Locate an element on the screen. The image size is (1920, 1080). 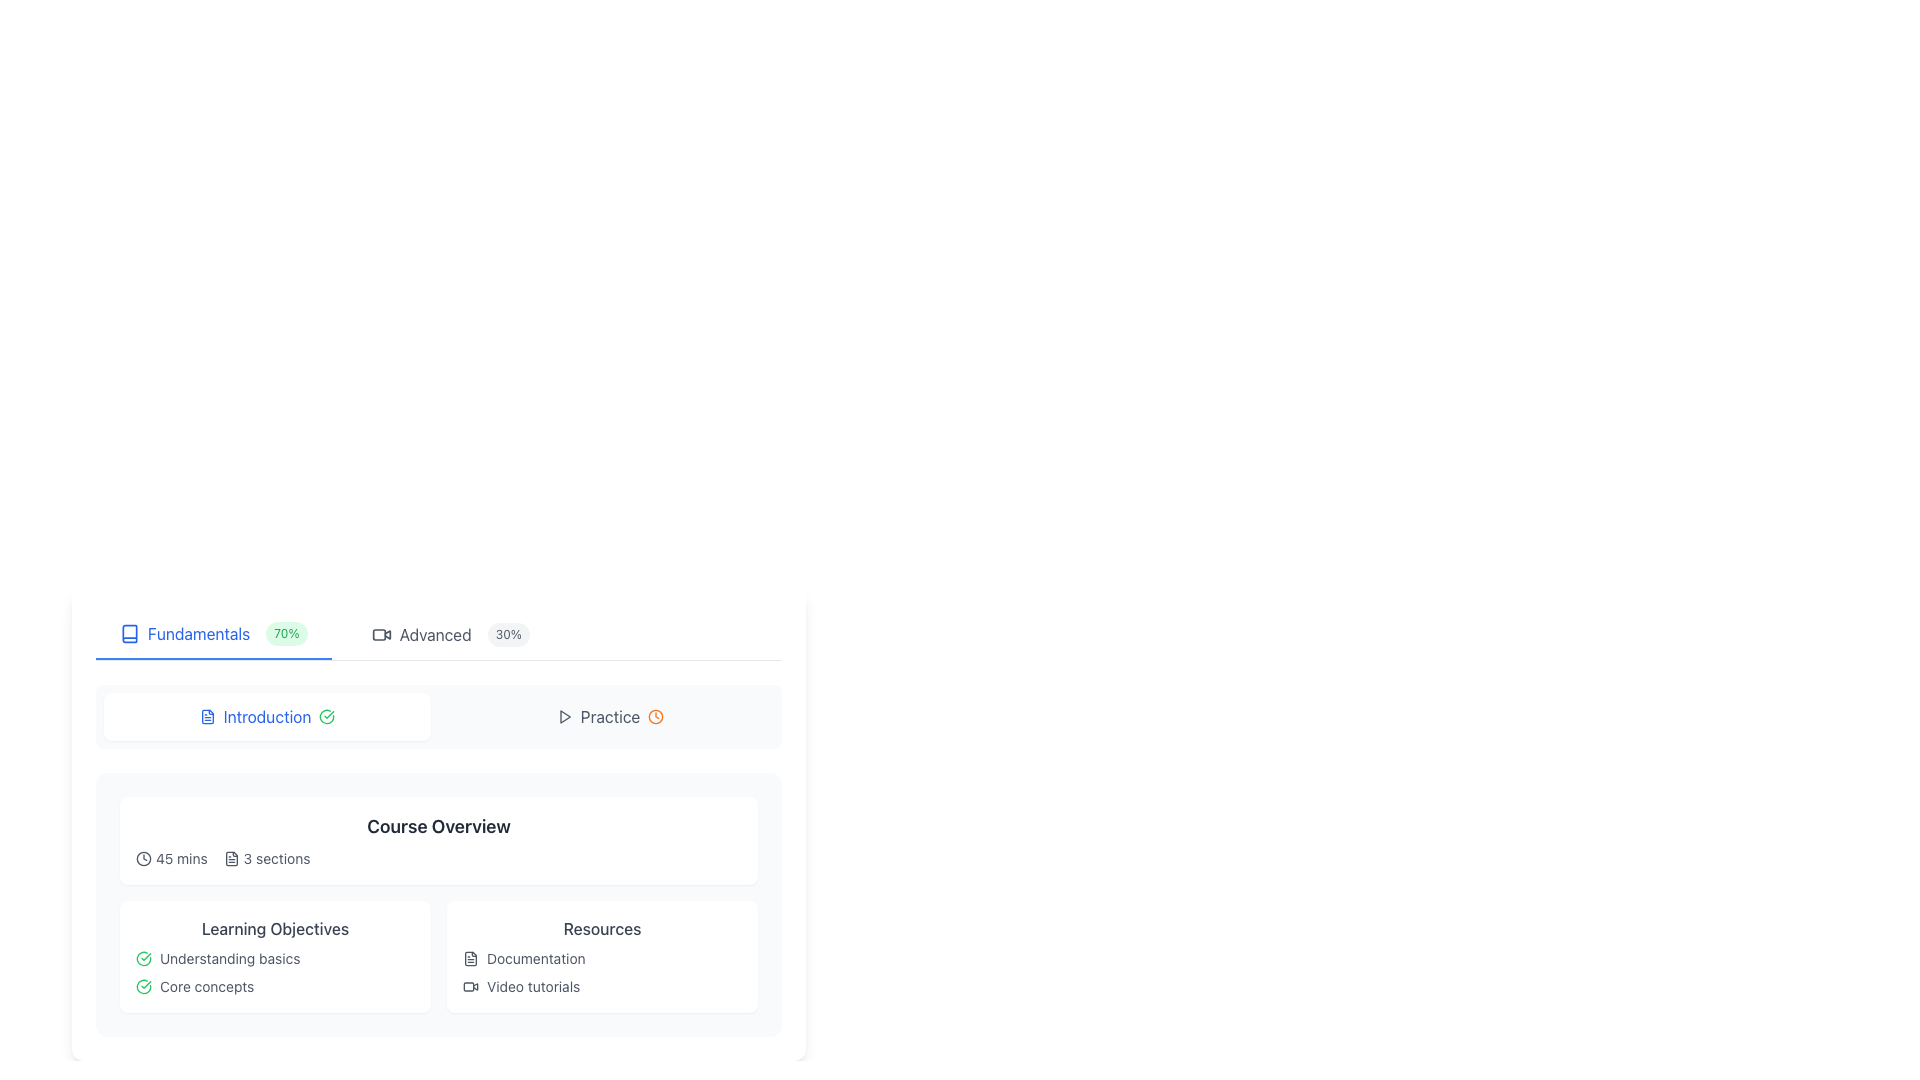
the document file icon in the 'Resources' section, which is visually represented by a rectangular outline with rounded corners and a folded upper-right corner, indicating it is next to the 'Documentation' text is located at coordinates (469, 958).